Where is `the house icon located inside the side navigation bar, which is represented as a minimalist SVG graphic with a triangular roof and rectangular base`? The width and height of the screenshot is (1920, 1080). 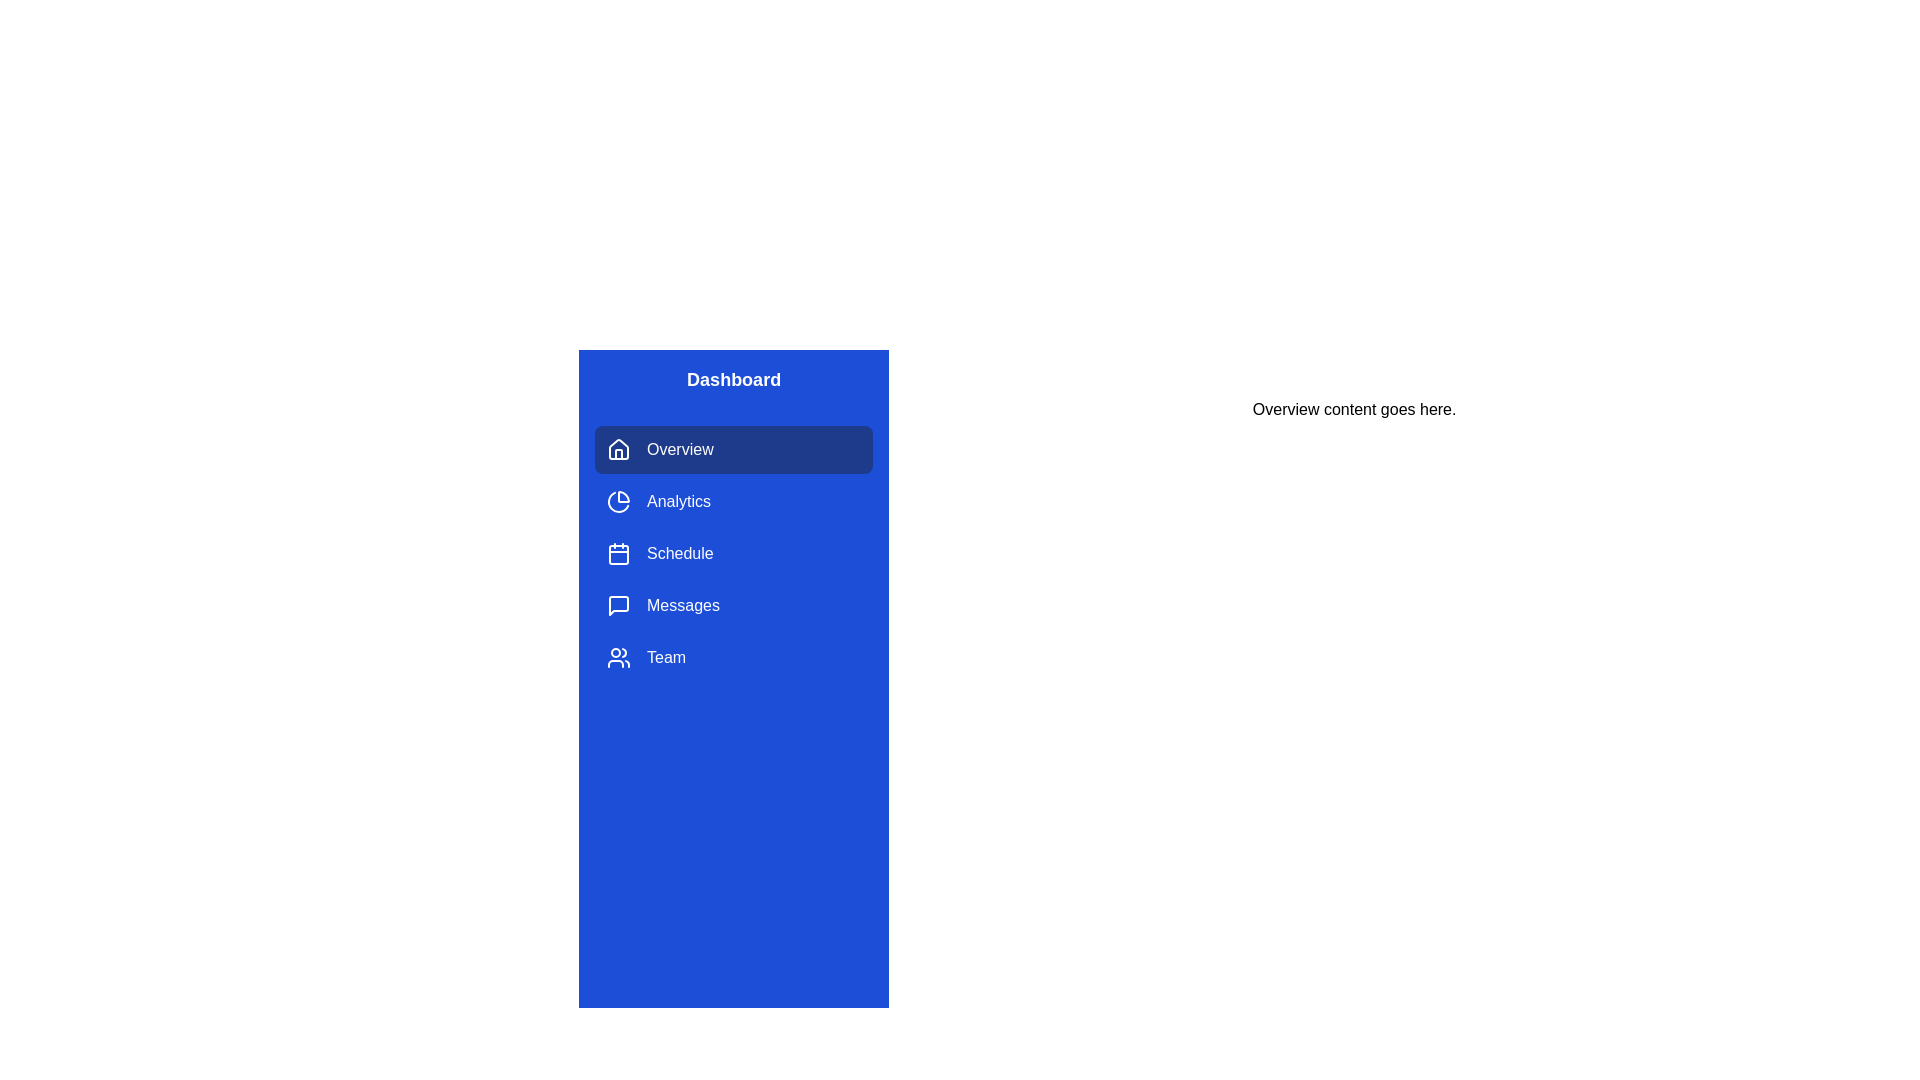 the house icon located inside the side navigation bar, which is represented as a minimalist SVG graphic with a triangular roof and rectangular base is located at coordinates (618, 447).